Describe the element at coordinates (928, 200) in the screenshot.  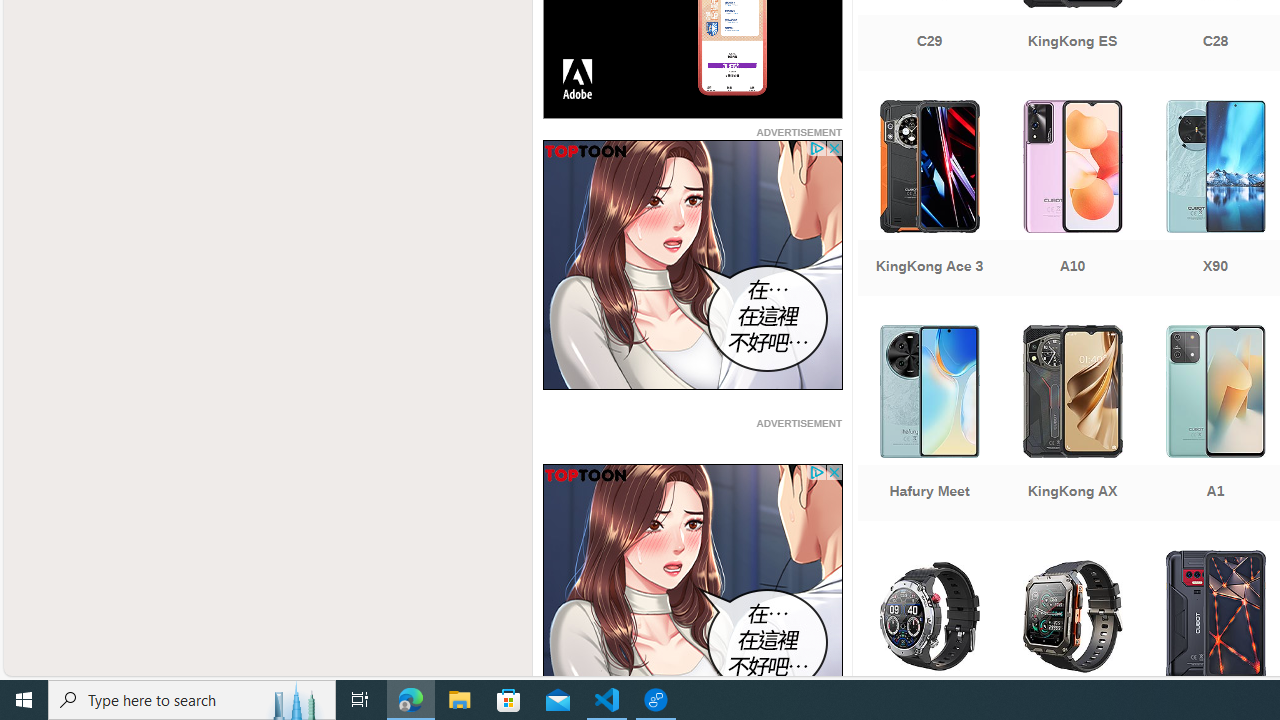
I see `'KingKong Ace 3'` at that location.